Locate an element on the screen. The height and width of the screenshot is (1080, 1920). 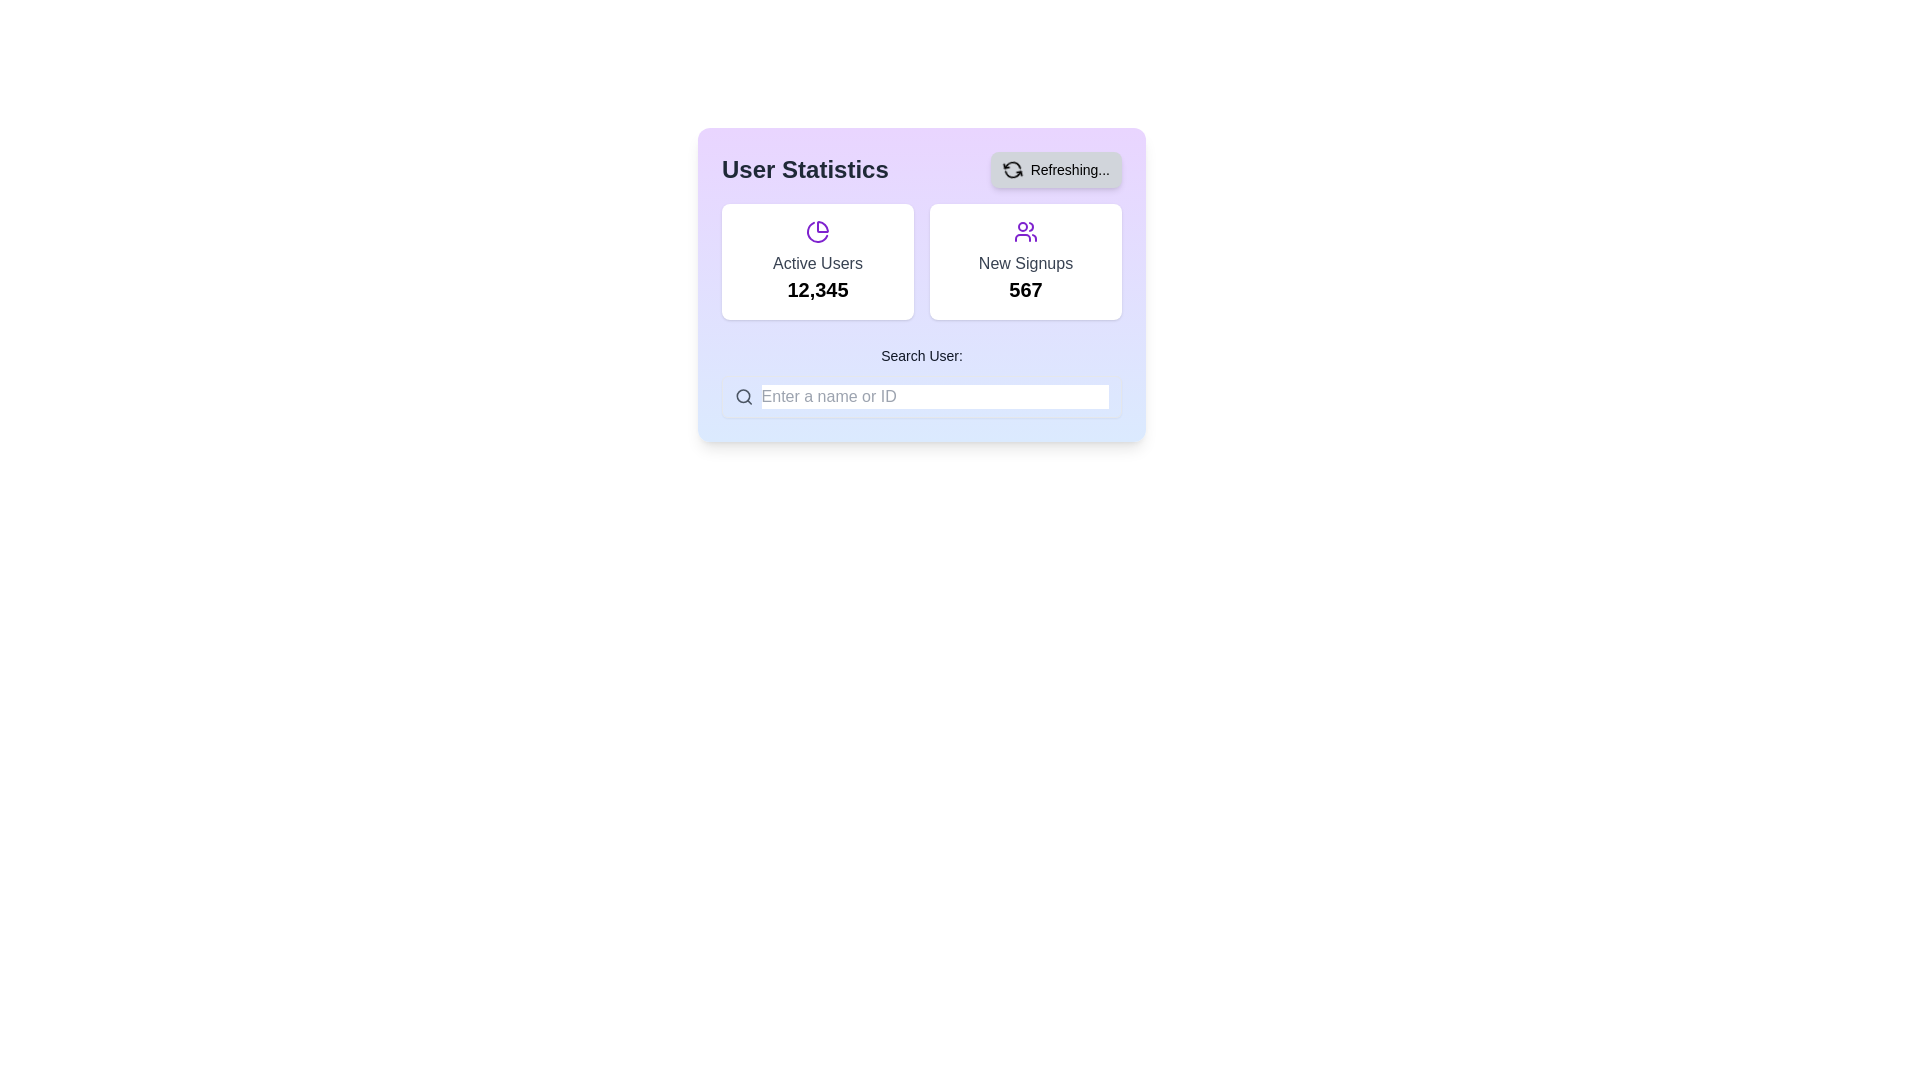
the 'Search User:' input field to focus on it, which is located at the bottom of the user statistics card and features a magnifying glass icon on the left is located at coordinates (920, 381).